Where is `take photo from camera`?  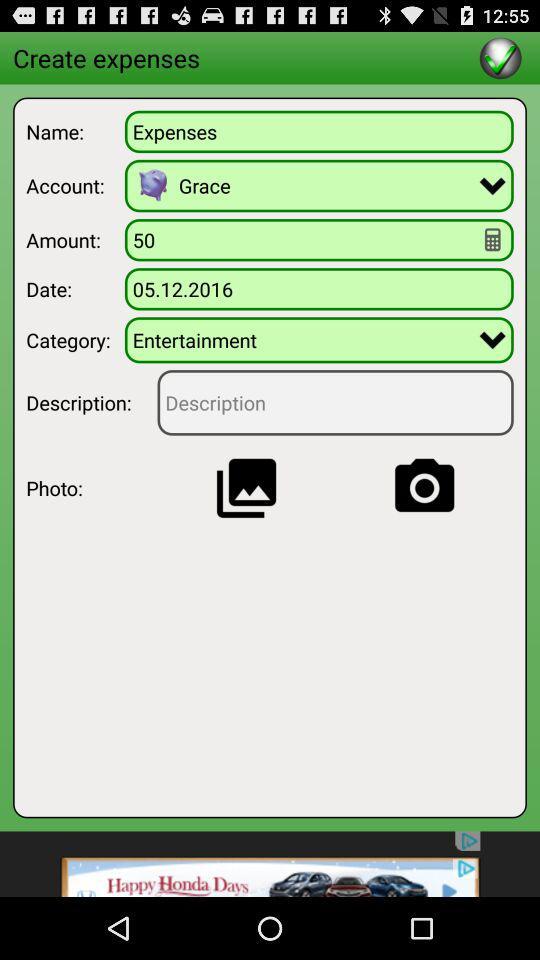
take photo from camera is located at coordinates (423, 487).